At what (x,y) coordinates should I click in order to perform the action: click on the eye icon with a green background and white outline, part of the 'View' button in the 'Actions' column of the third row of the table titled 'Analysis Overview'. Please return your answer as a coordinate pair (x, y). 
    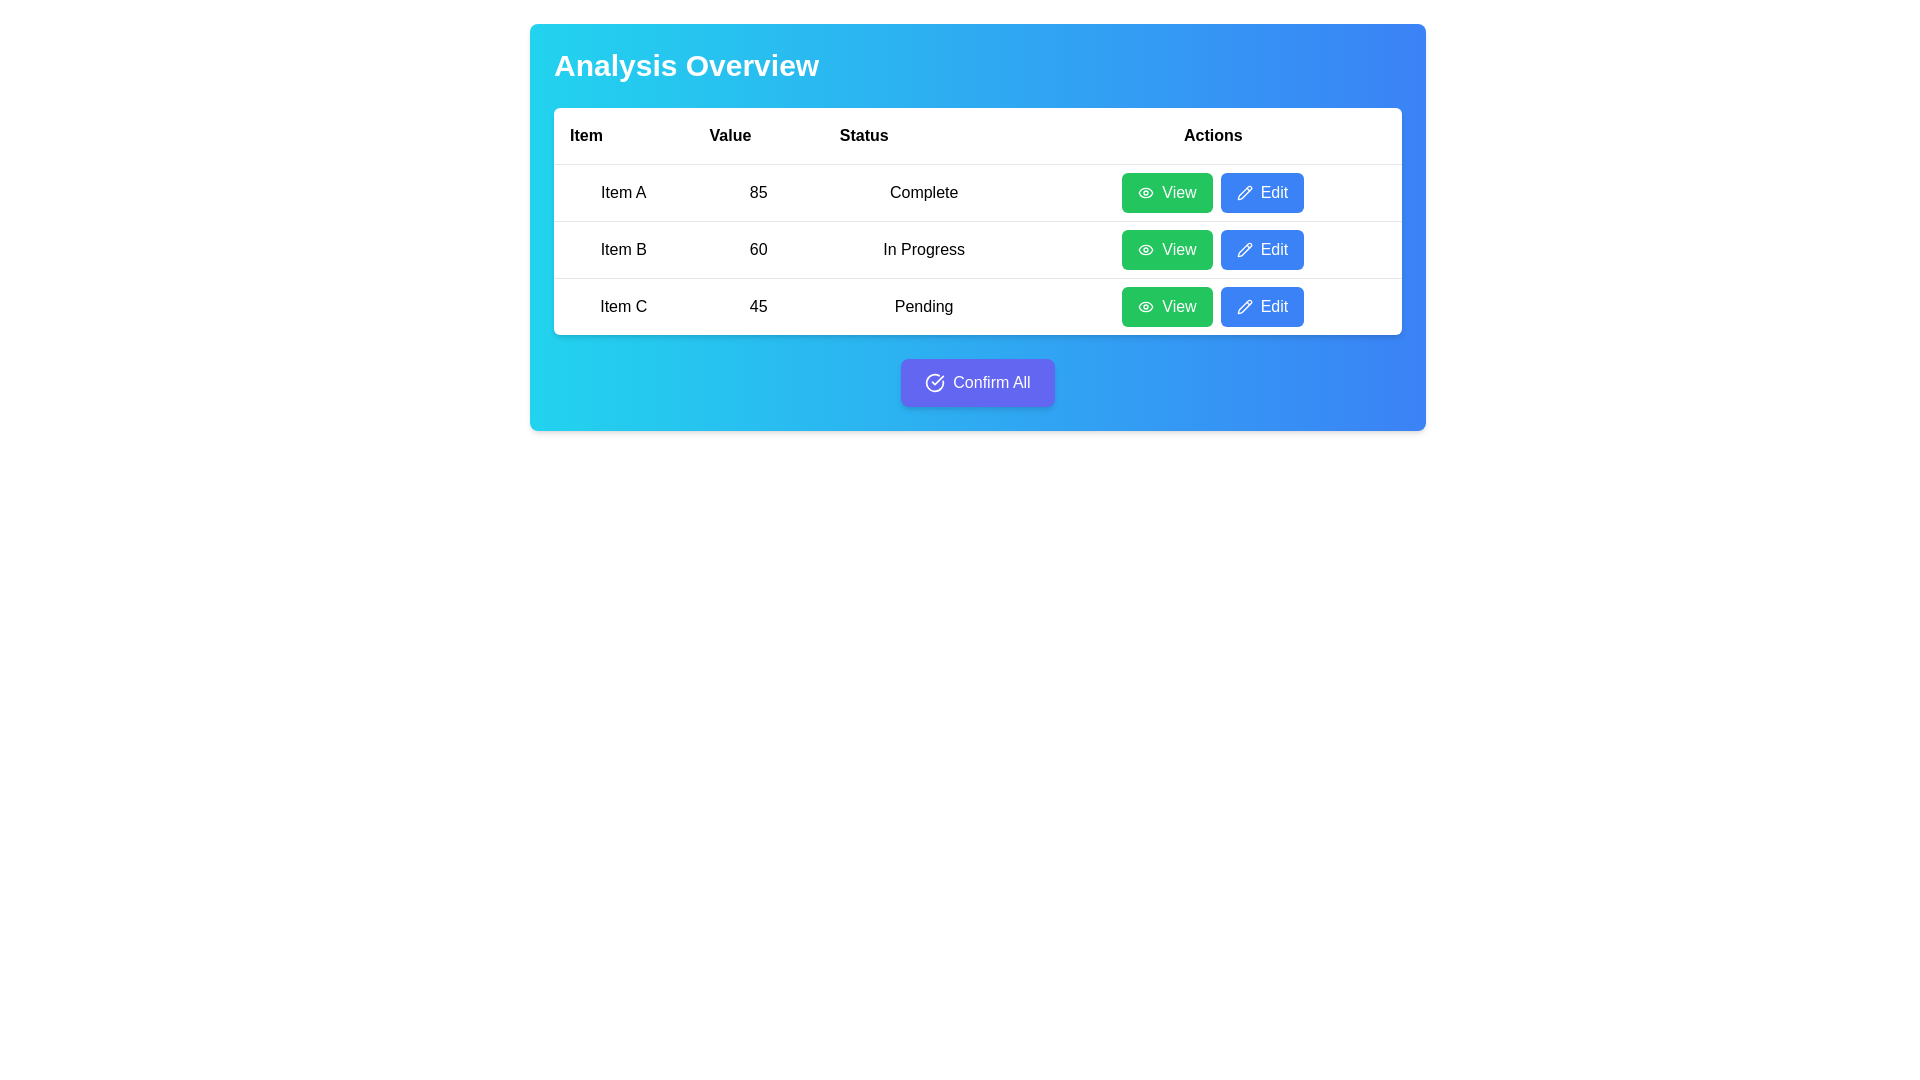
    Looking at the image, I should click on (1146, 307).